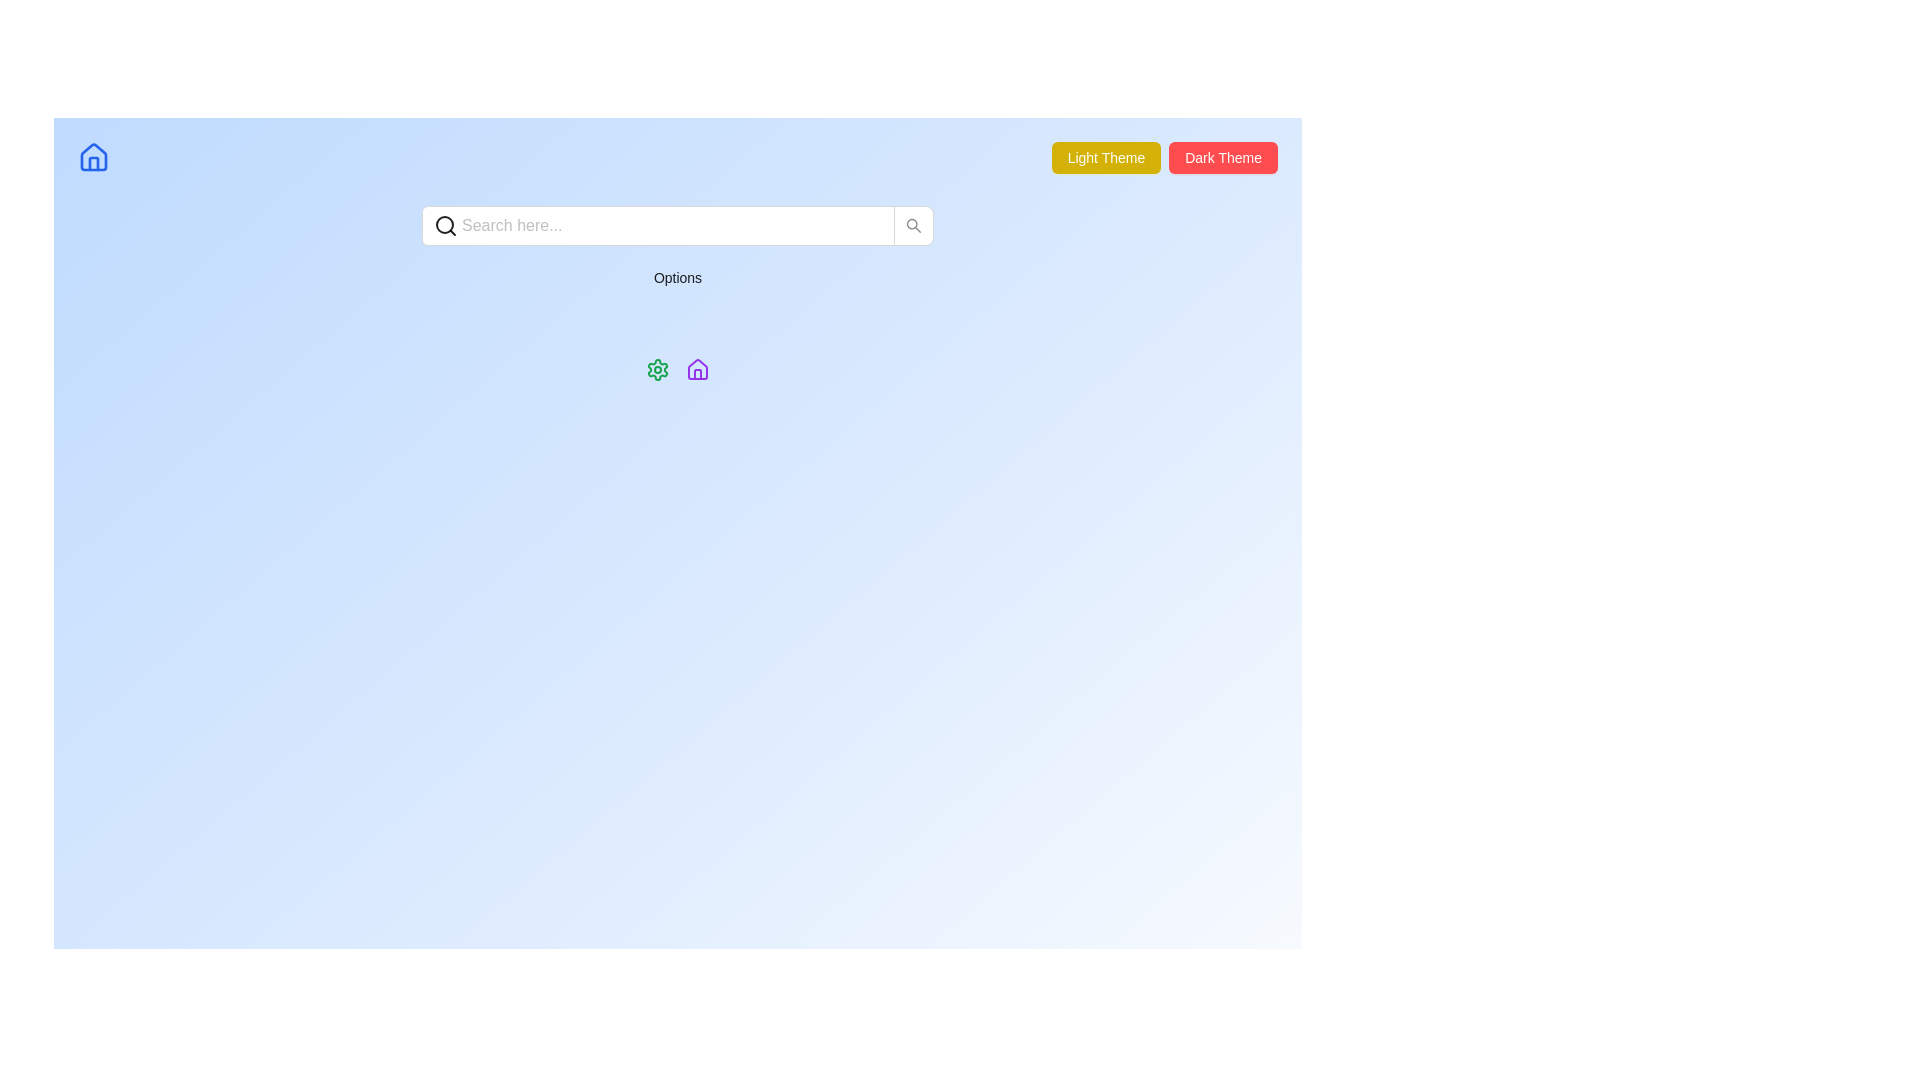 This screenshot has height=1080, width=1920. I want to click on the small circular-shaped icon resembling a magnifying glass, which represents the search feature, located within a button at the right end of the search input field, so click(912, 224).